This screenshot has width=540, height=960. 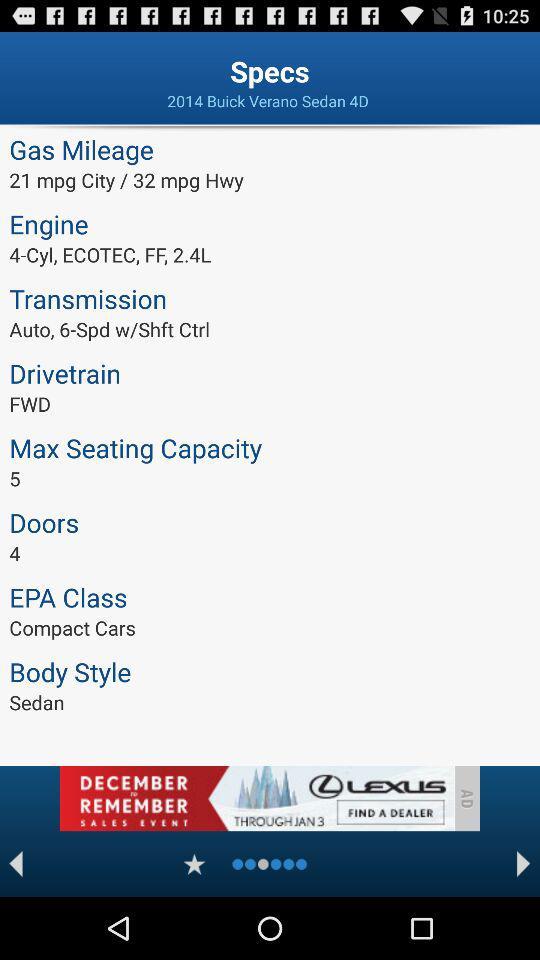 I want to click on the star icon, so click(x=194, y=924).